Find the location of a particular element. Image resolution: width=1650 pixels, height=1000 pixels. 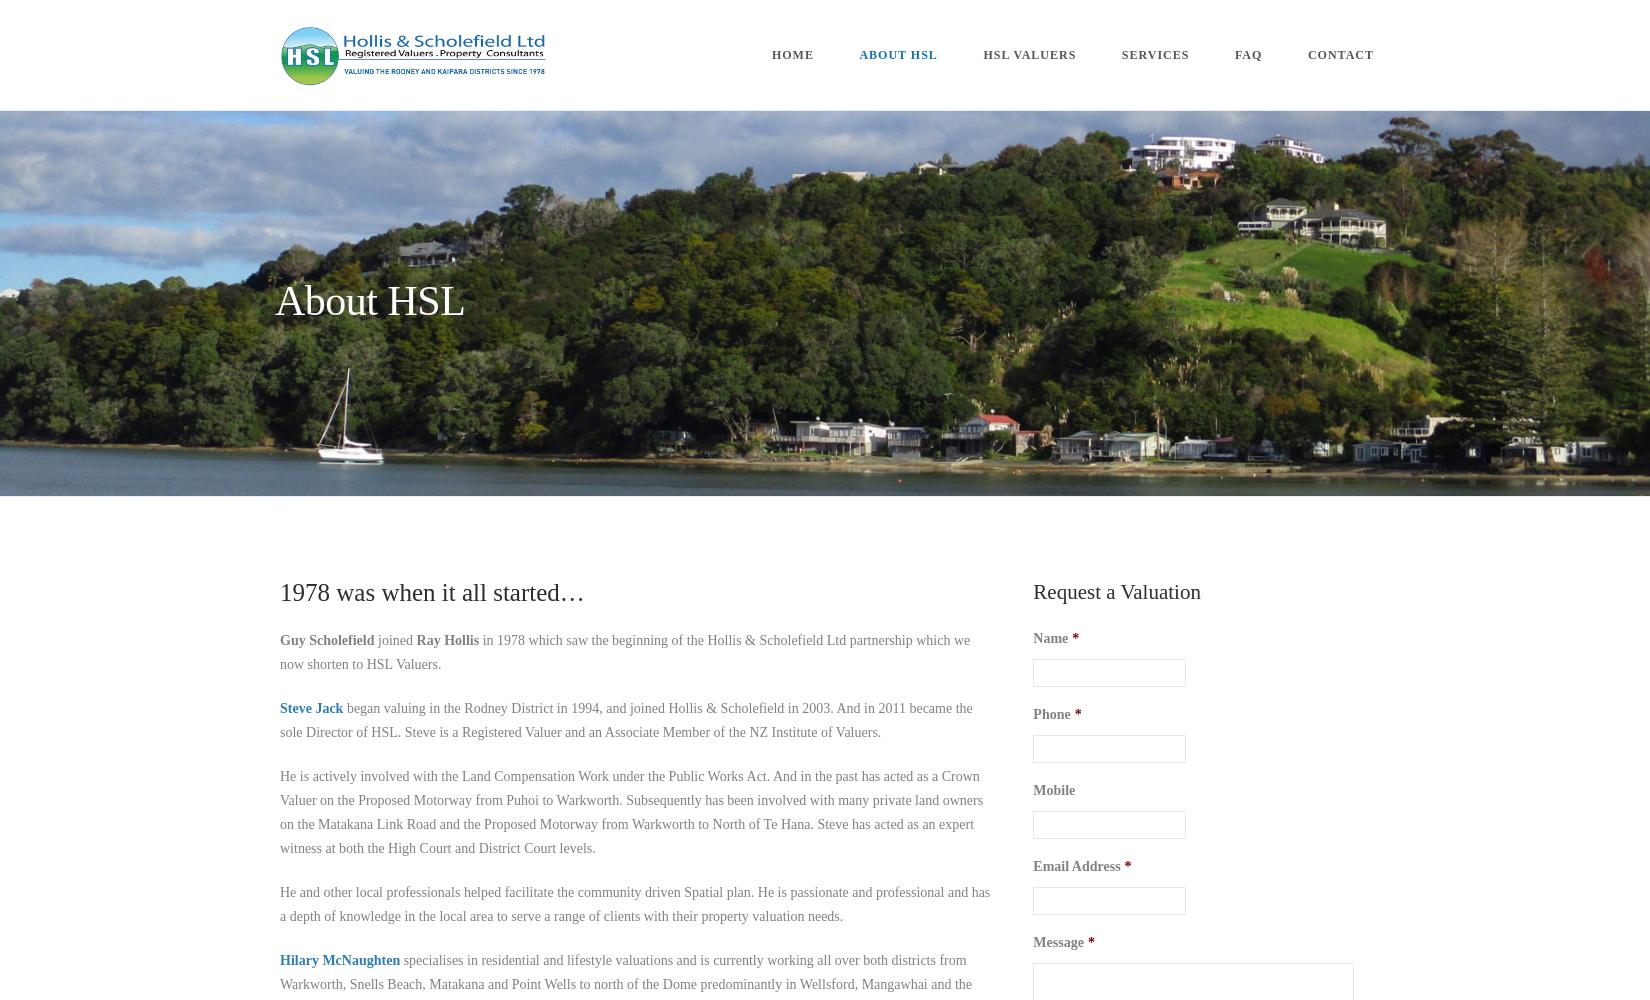

'Services' is located at coordinates (1155, 55).